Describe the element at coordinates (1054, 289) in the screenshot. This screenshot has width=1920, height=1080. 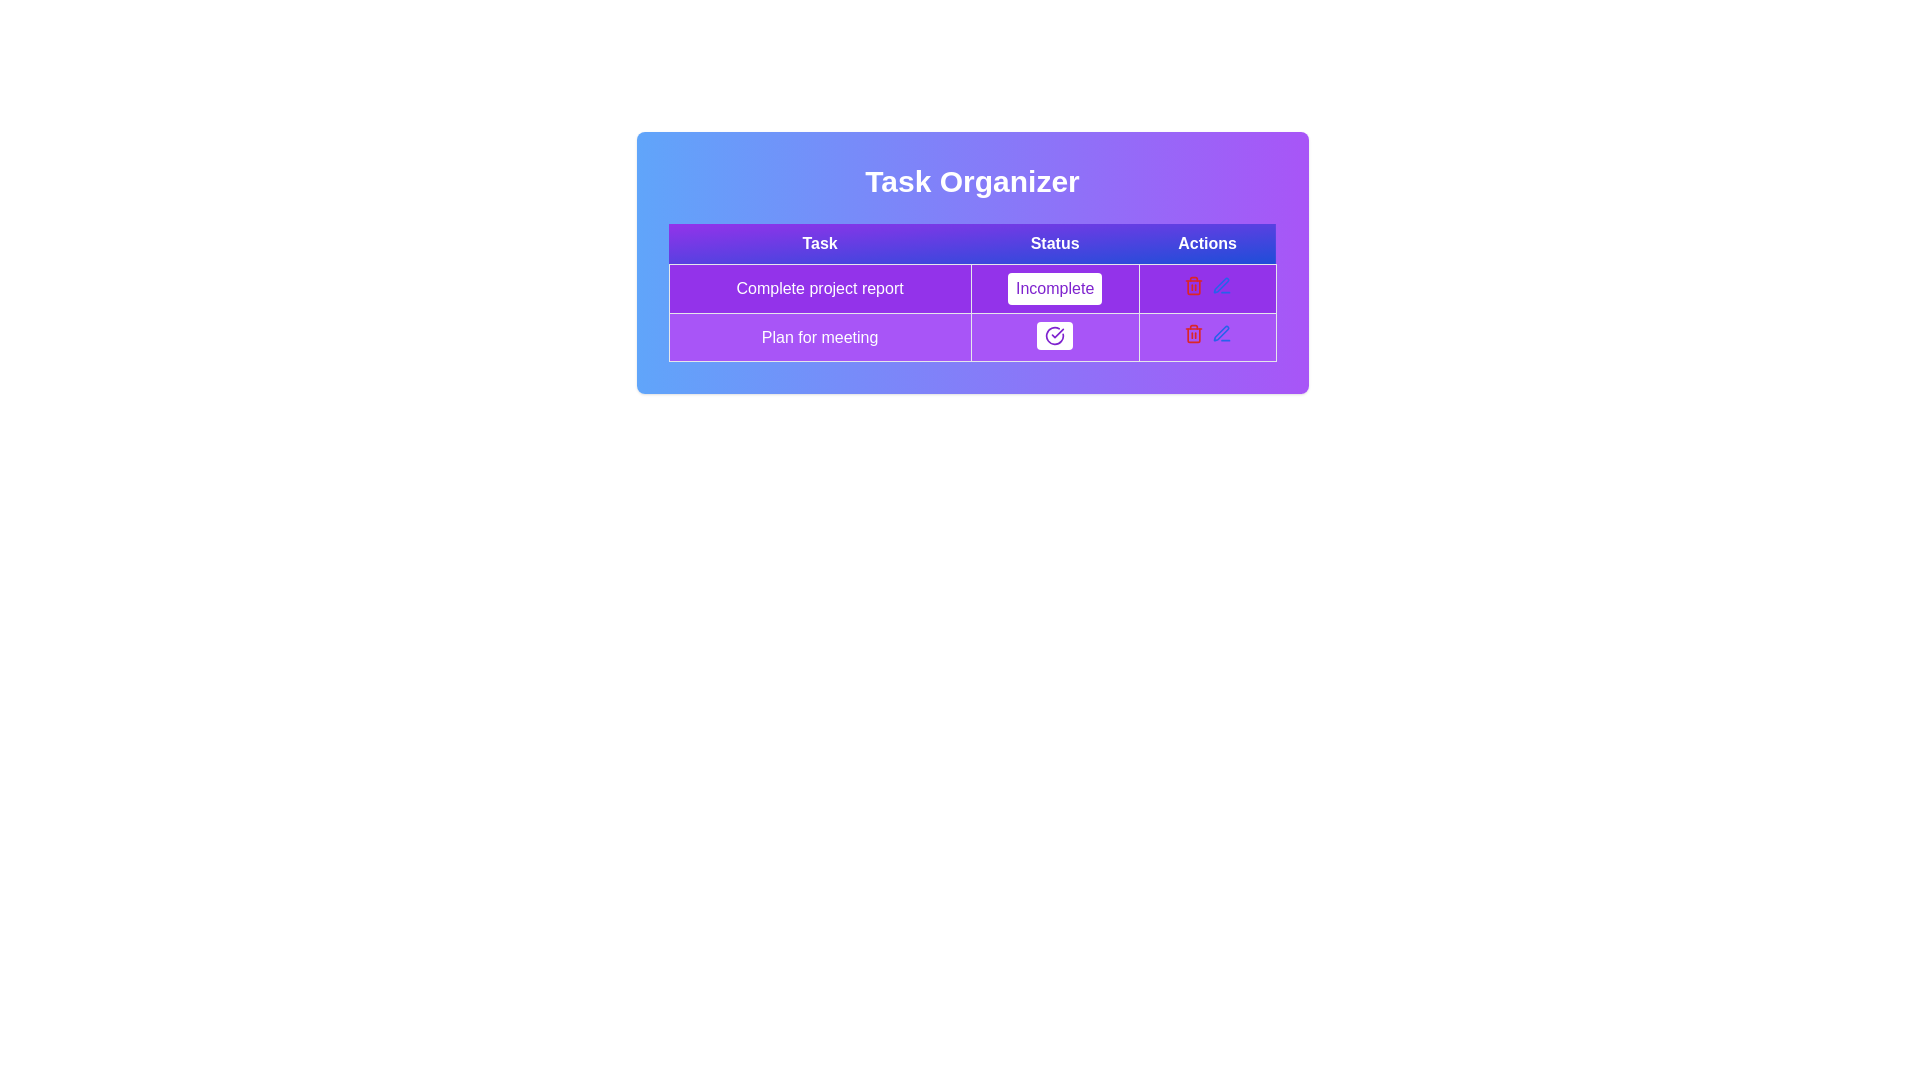
I see `the 'Incomplete' button, which is a rectangular button with purple text on a white background, located in the 'Status' column of the first row of the table` at that location.